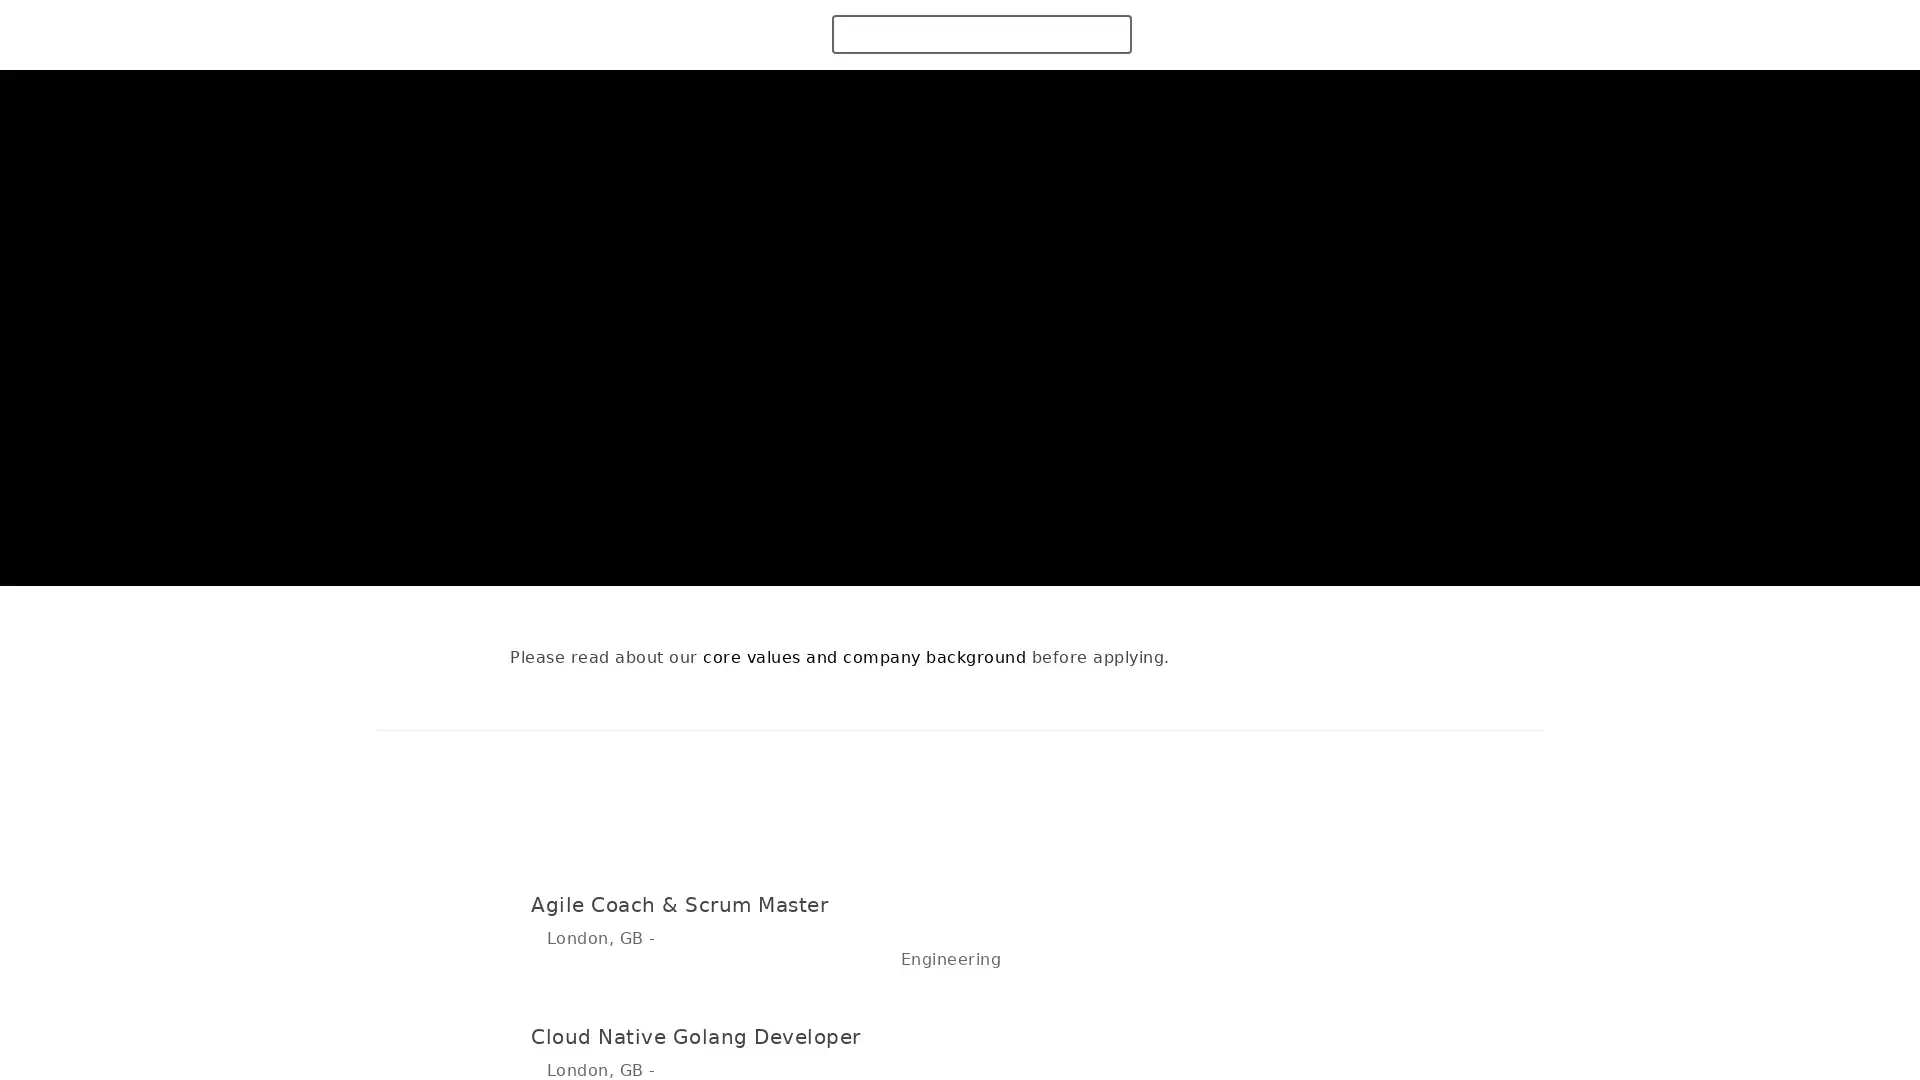 The image size is (1920, 1080). I want to click on Apply, so click(1345, 917).